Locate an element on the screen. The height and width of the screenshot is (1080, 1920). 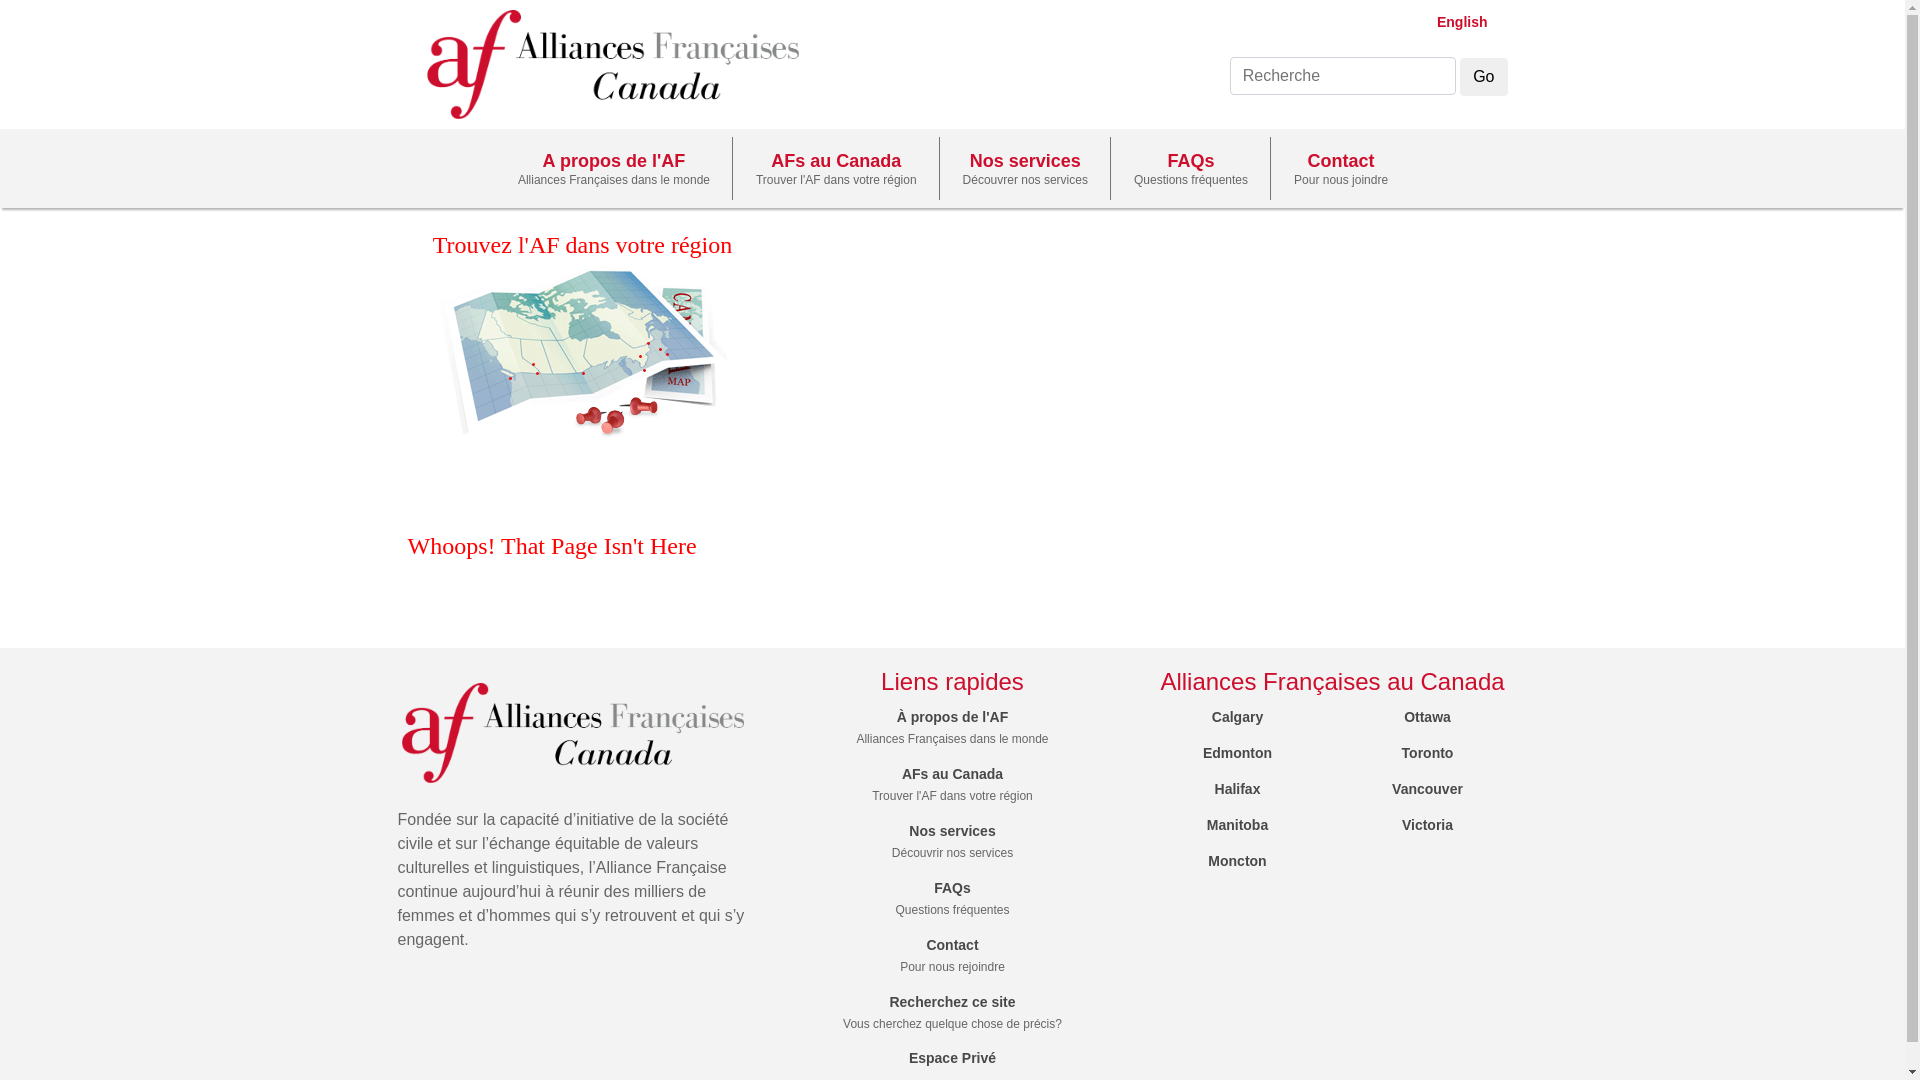
'English' is located at coordinates (1453, 22).